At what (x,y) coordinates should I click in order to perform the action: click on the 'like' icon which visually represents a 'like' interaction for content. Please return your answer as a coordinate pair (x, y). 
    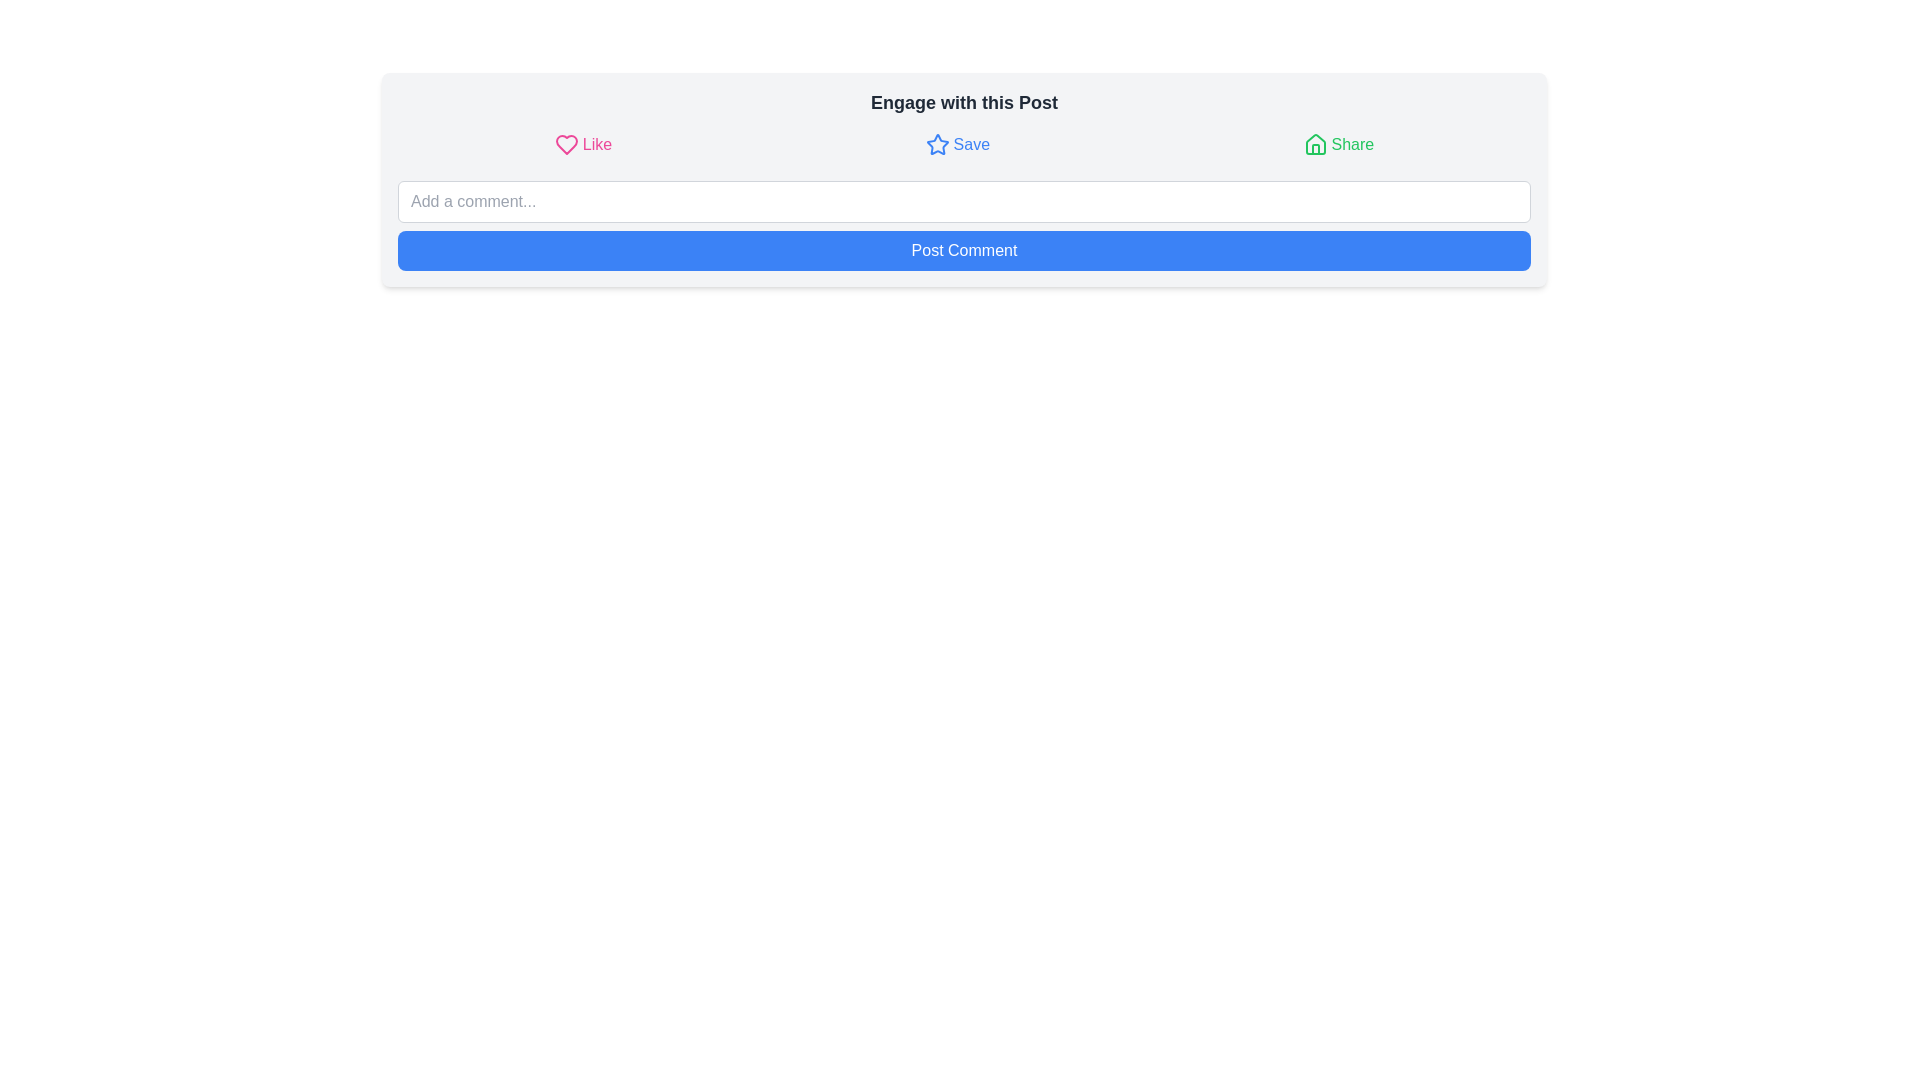
    Looking at the image, I should click on (565, 144).